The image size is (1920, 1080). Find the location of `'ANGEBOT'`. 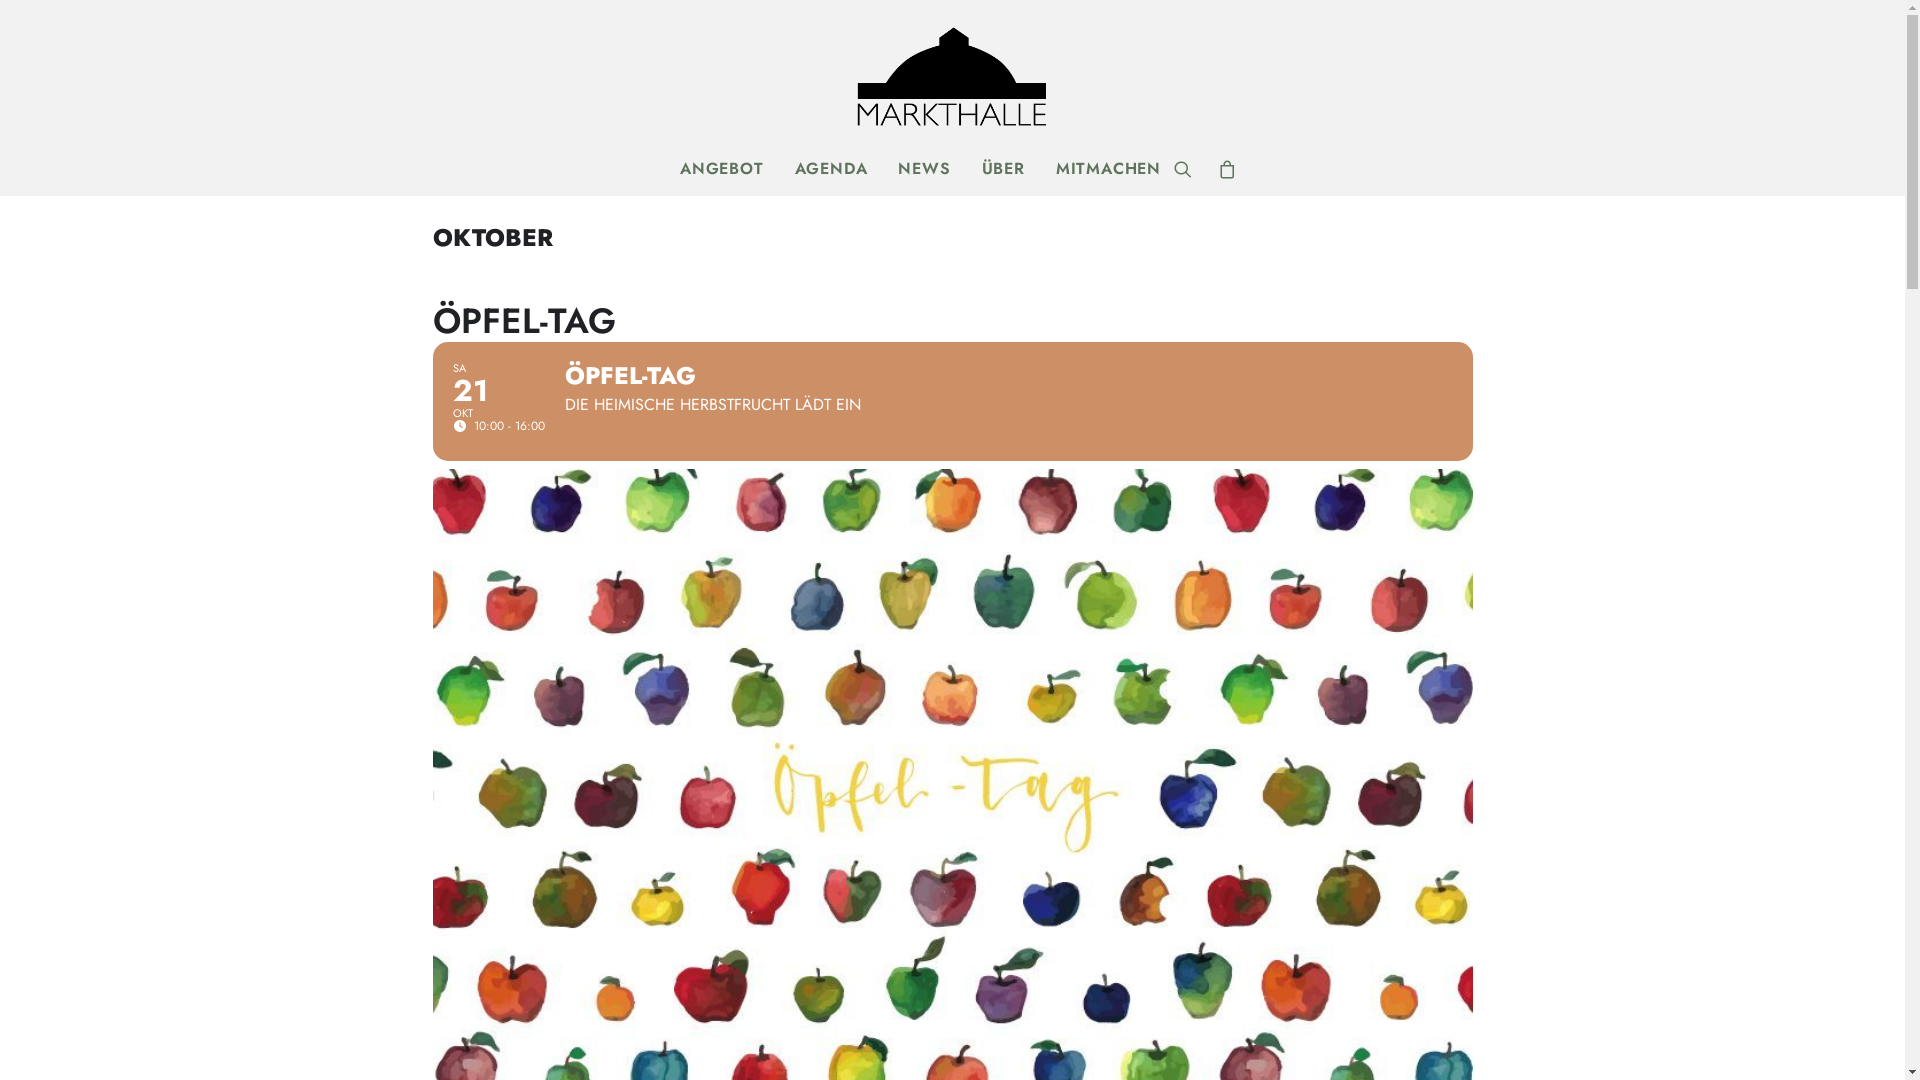

'ANGEBOT' is located at coordinates (667, 168).